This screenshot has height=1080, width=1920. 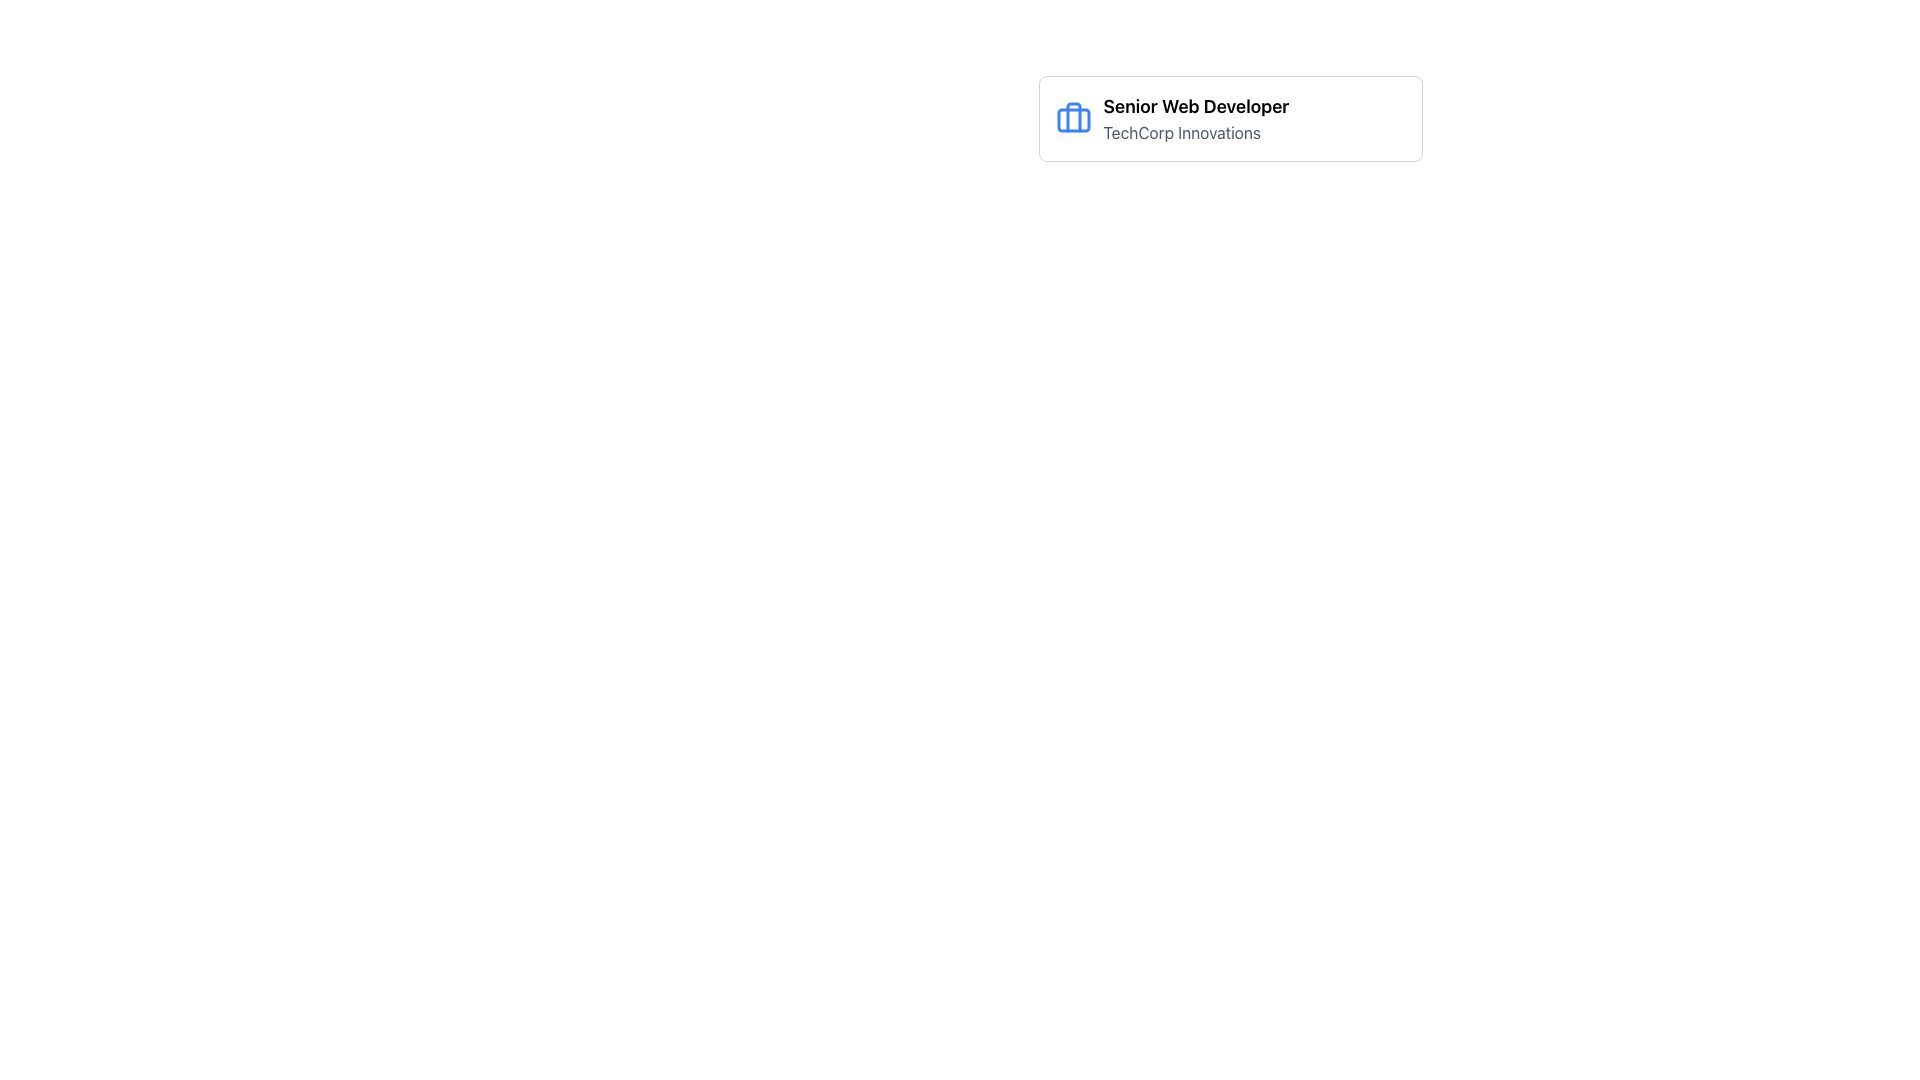 I want to click on the vertical rectangular graphical icon component that is part of the briefcase symbol, located to the left of the text 'Senior Web Developer', so click(x=1072, y=117).